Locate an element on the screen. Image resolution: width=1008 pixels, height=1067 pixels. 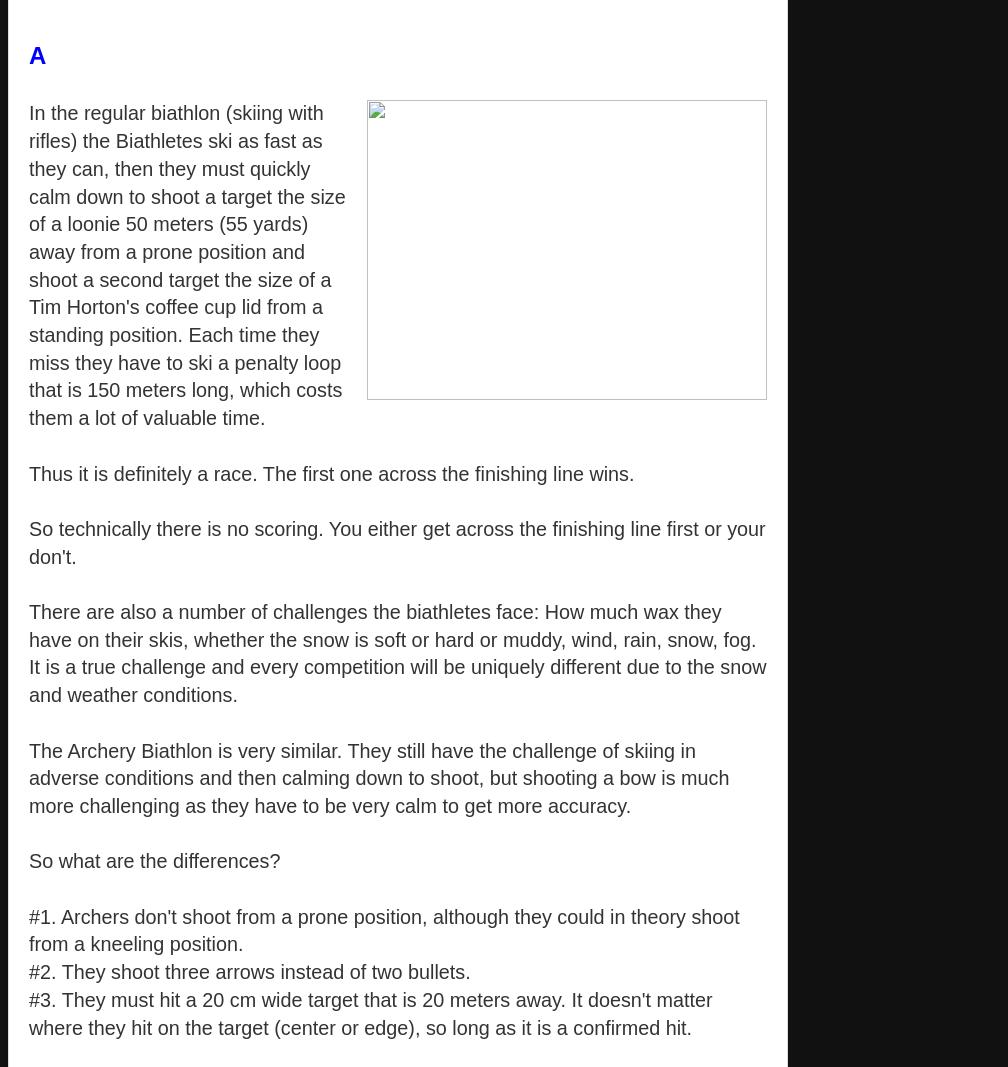
'So what are the differences?' is located at coordinates (29, 859).